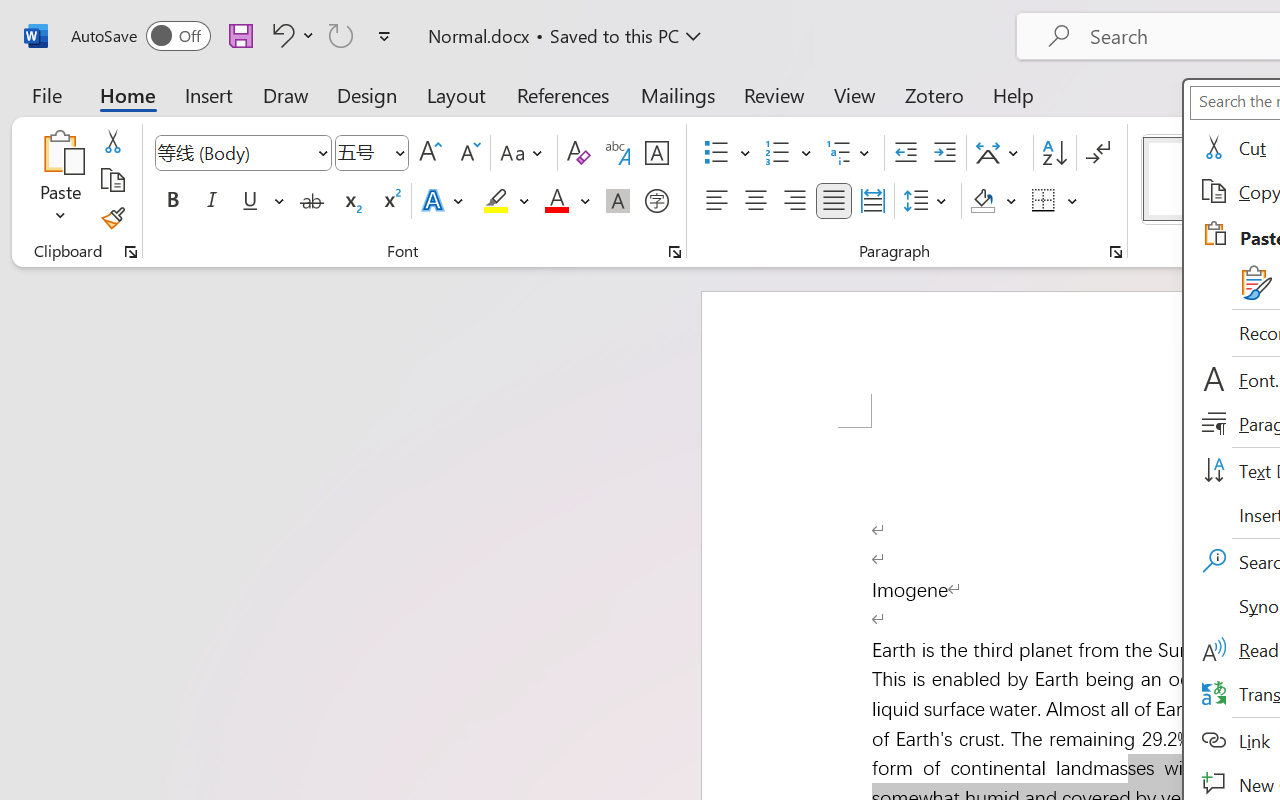 The width and height of the screenshot is (1280, 800). Describe the element at coordinates (656, 201) in the screenshot. I see `'Enclose Characters...'` at that location.